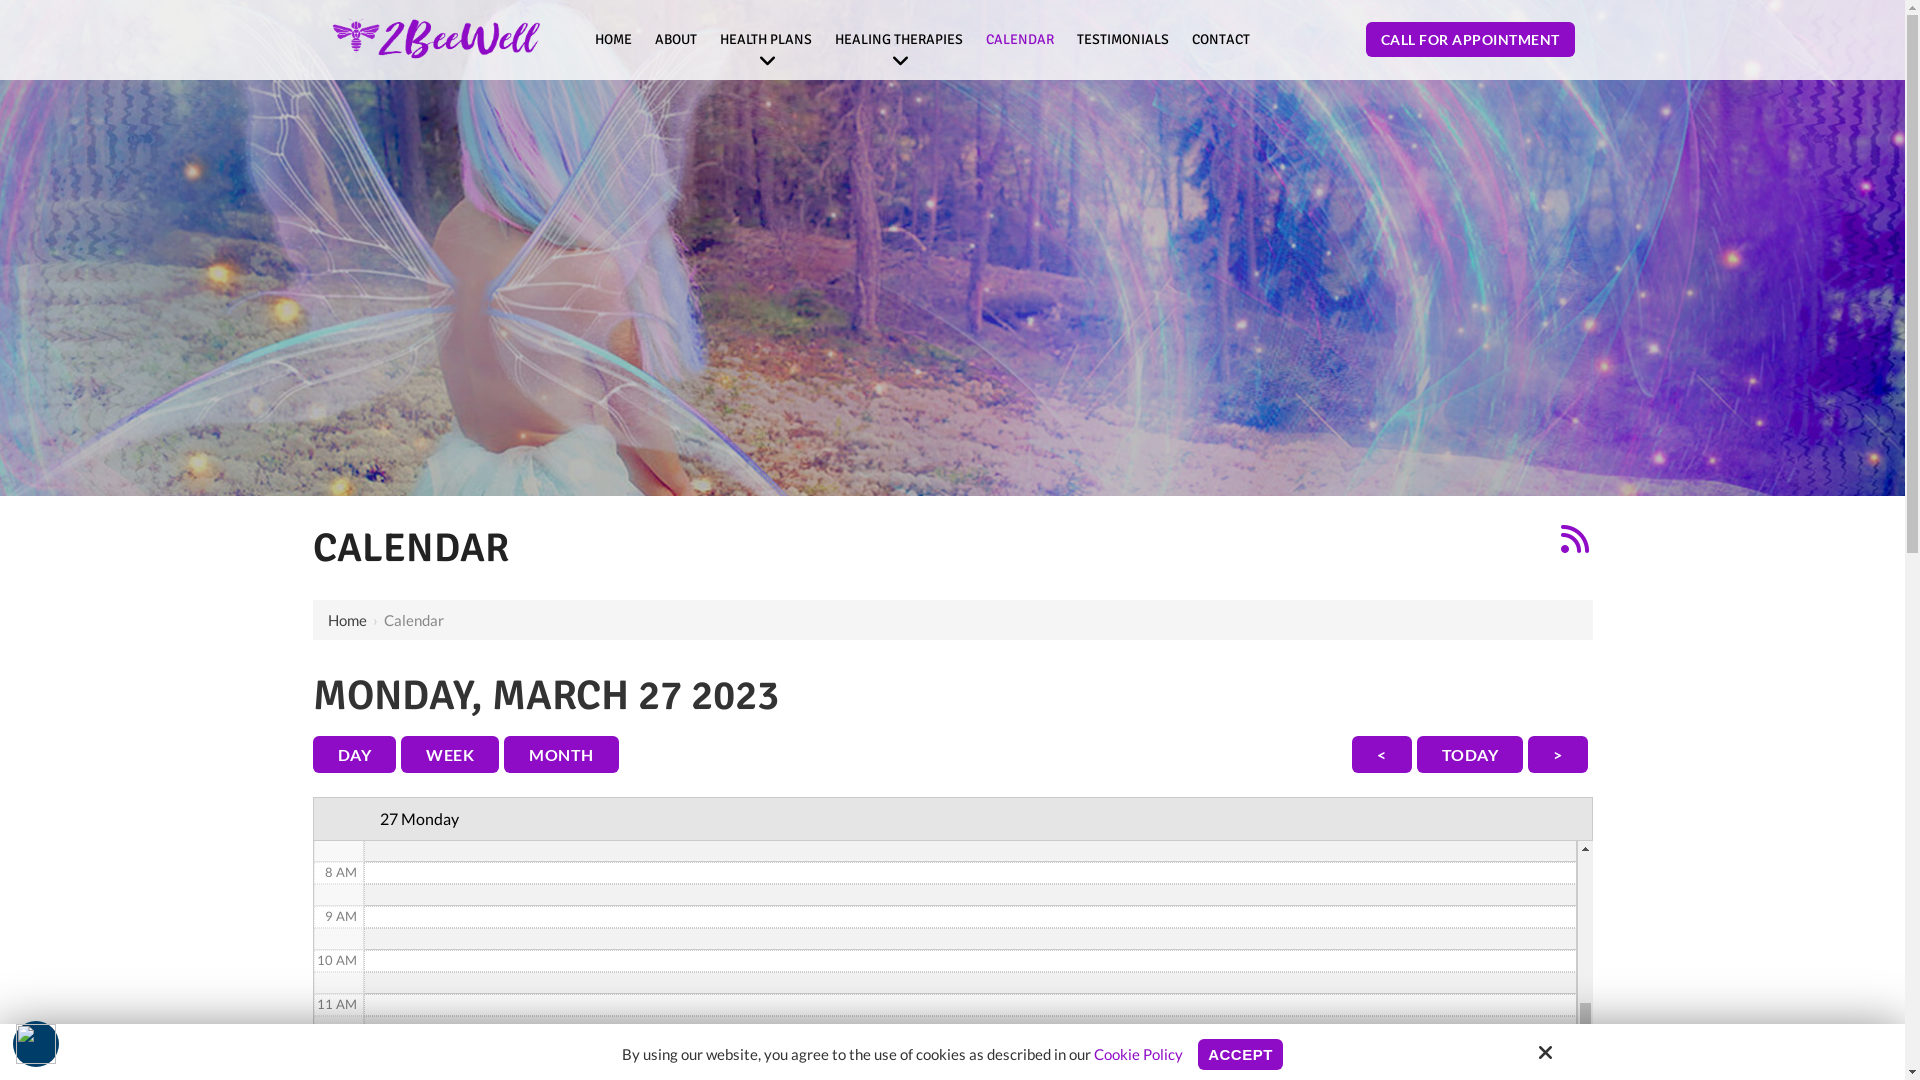 Image resolution: width=1920 pixels, height=1080 pixels. I want to click on 'CALL FOR APPOINTMENT', so click(1470, 39).